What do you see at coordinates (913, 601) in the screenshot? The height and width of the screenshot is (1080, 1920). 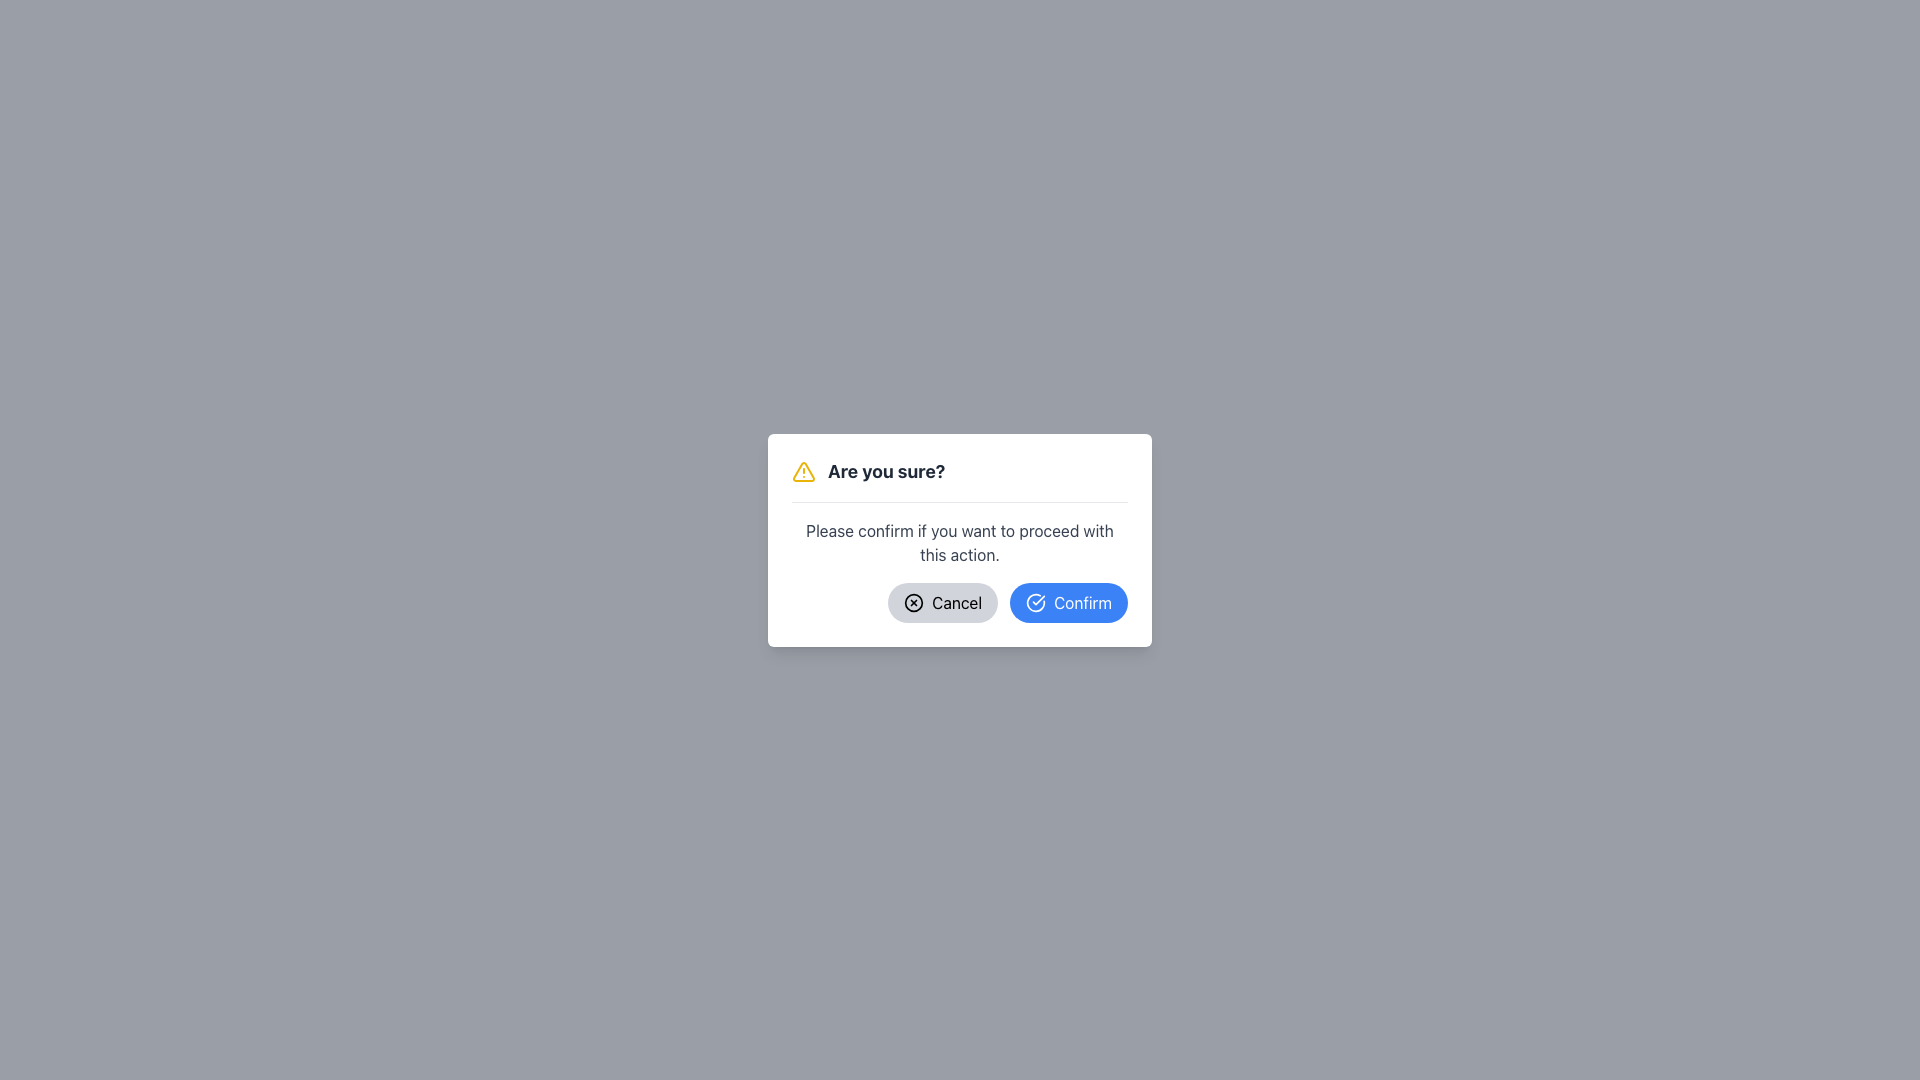 I see `the cancel icon located to the left of the 'Cancel' button in the bottom-left area of the dialog box` at bounding box center [913, 601].